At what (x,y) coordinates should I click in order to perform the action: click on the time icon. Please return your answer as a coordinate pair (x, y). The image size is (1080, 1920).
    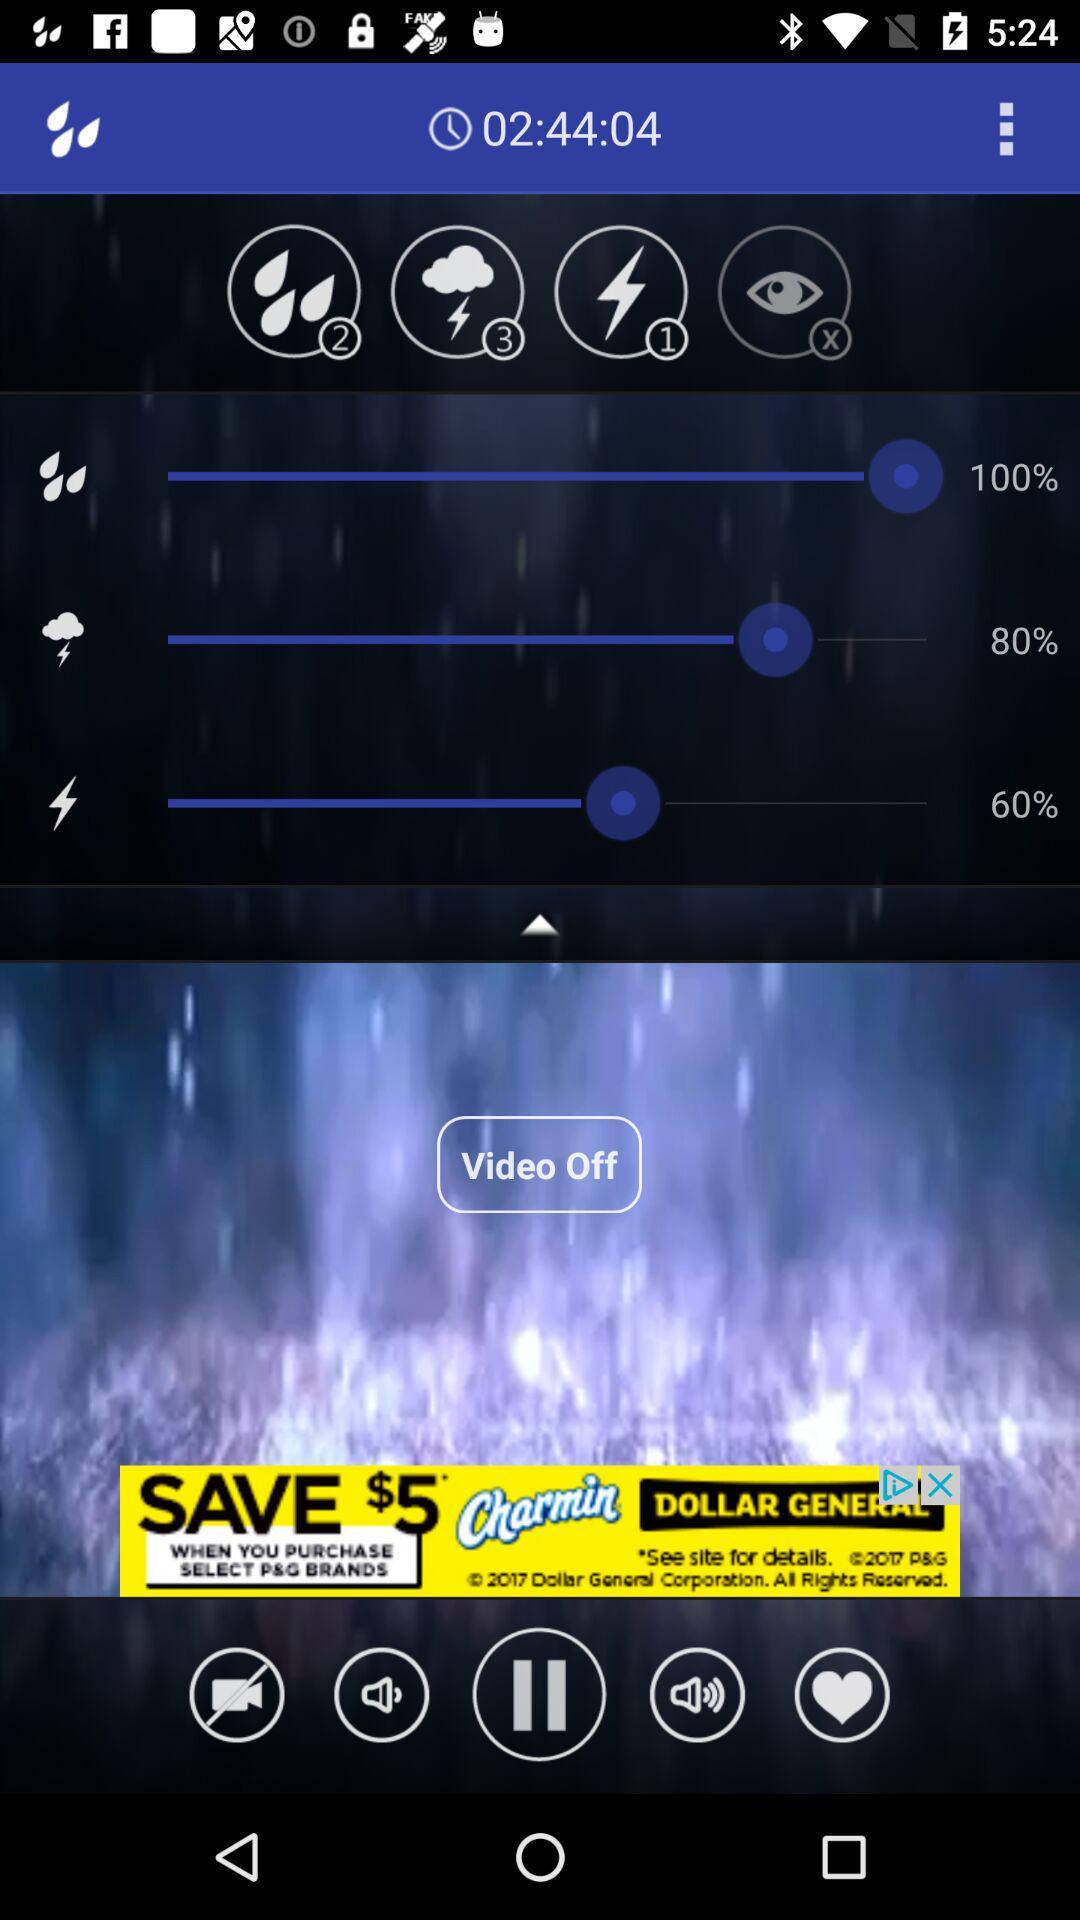
    Looking at the image, I should click on (450, 127).